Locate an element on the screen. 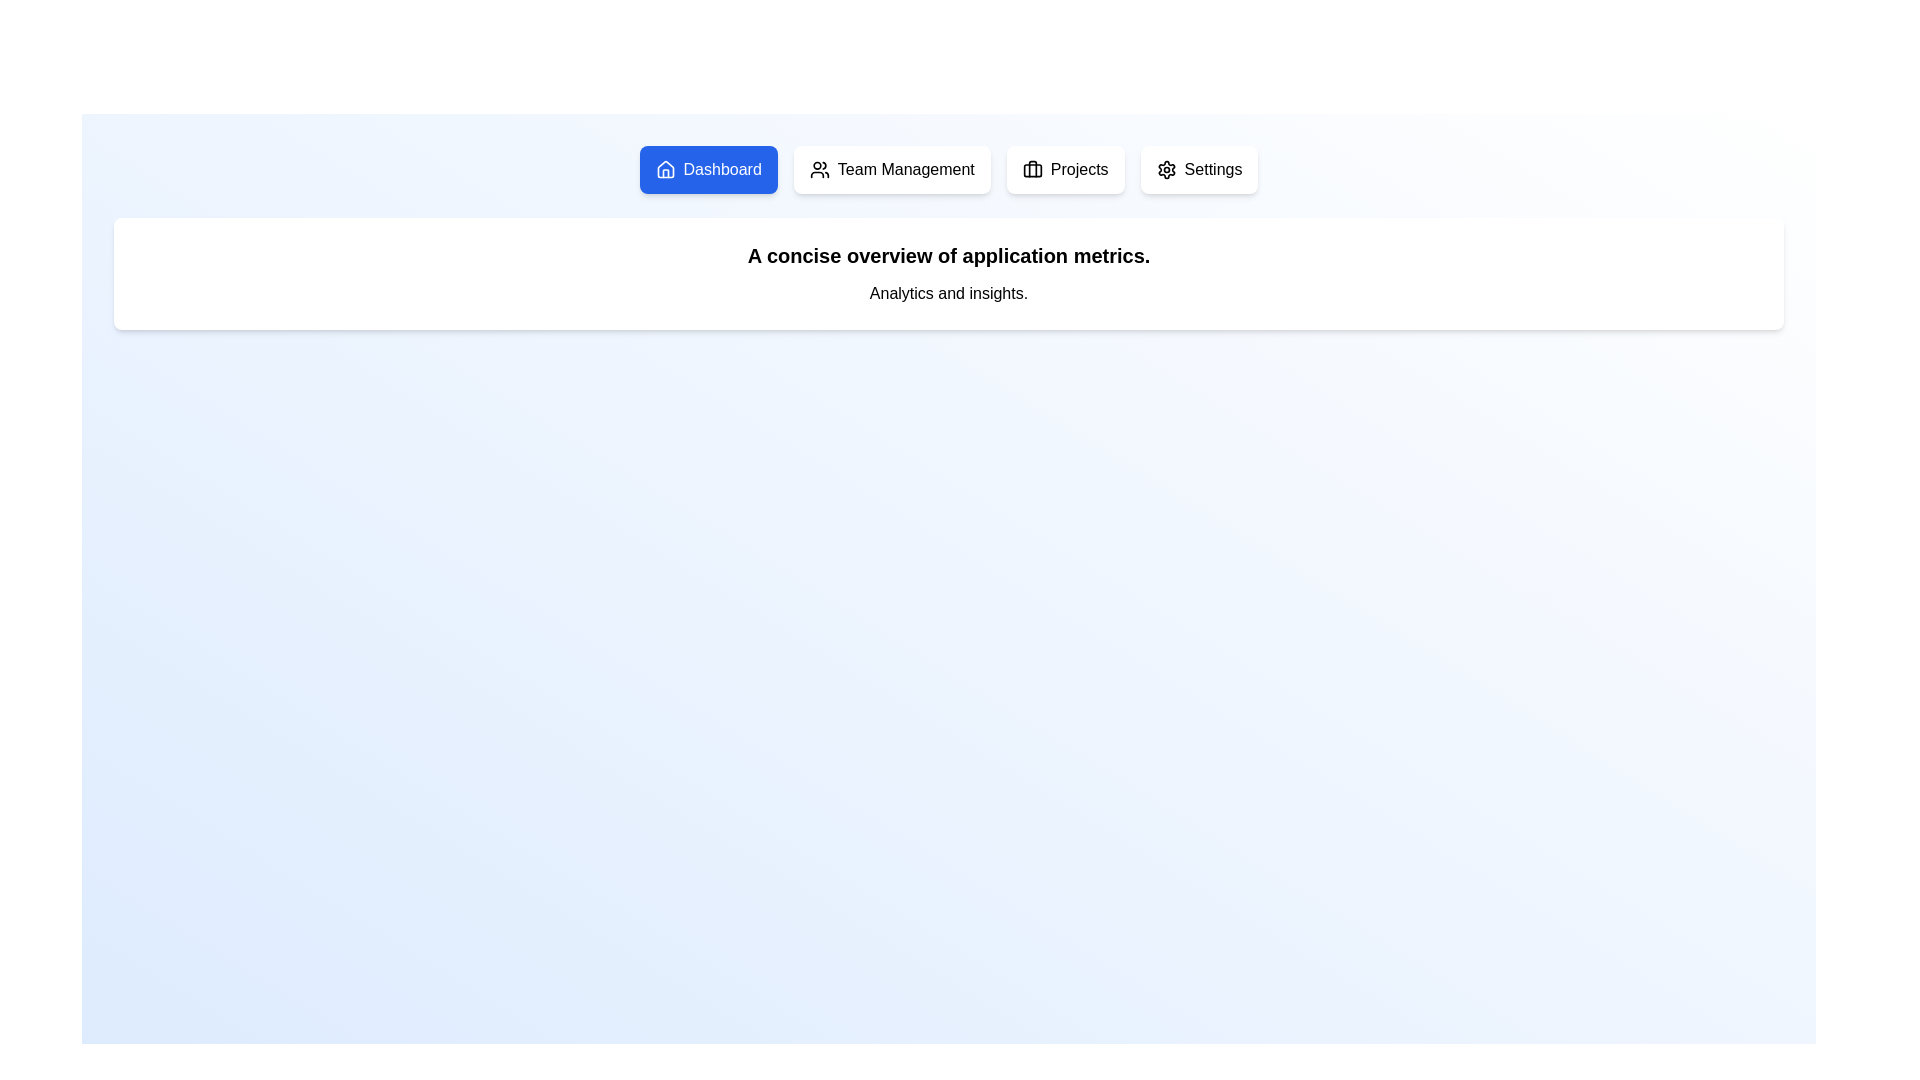 This screenshot has height=1080, width=1920. the gear-shaped settings icon located in the top-right navigation area of the interface is located at coordinates (1166, 168).